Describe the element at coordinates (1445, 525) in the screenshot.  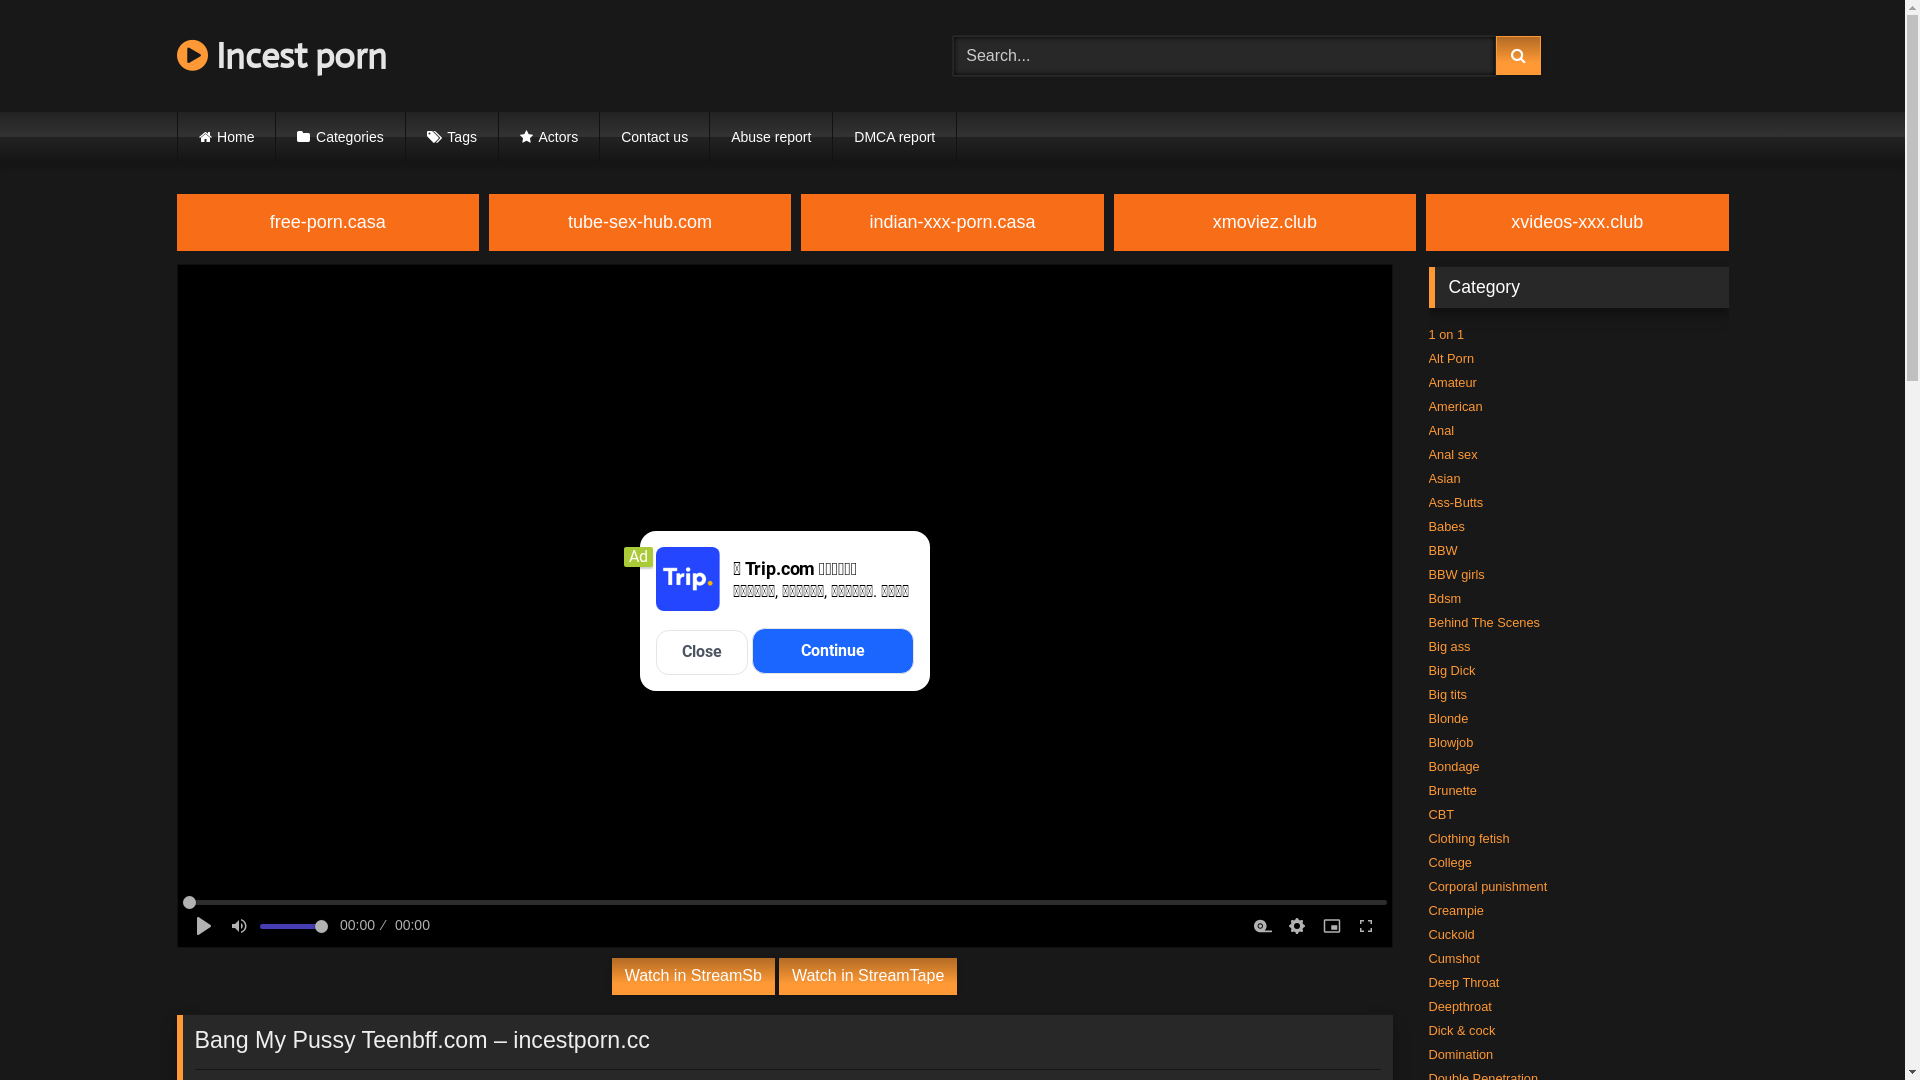
I see `'Babes'` at that location.